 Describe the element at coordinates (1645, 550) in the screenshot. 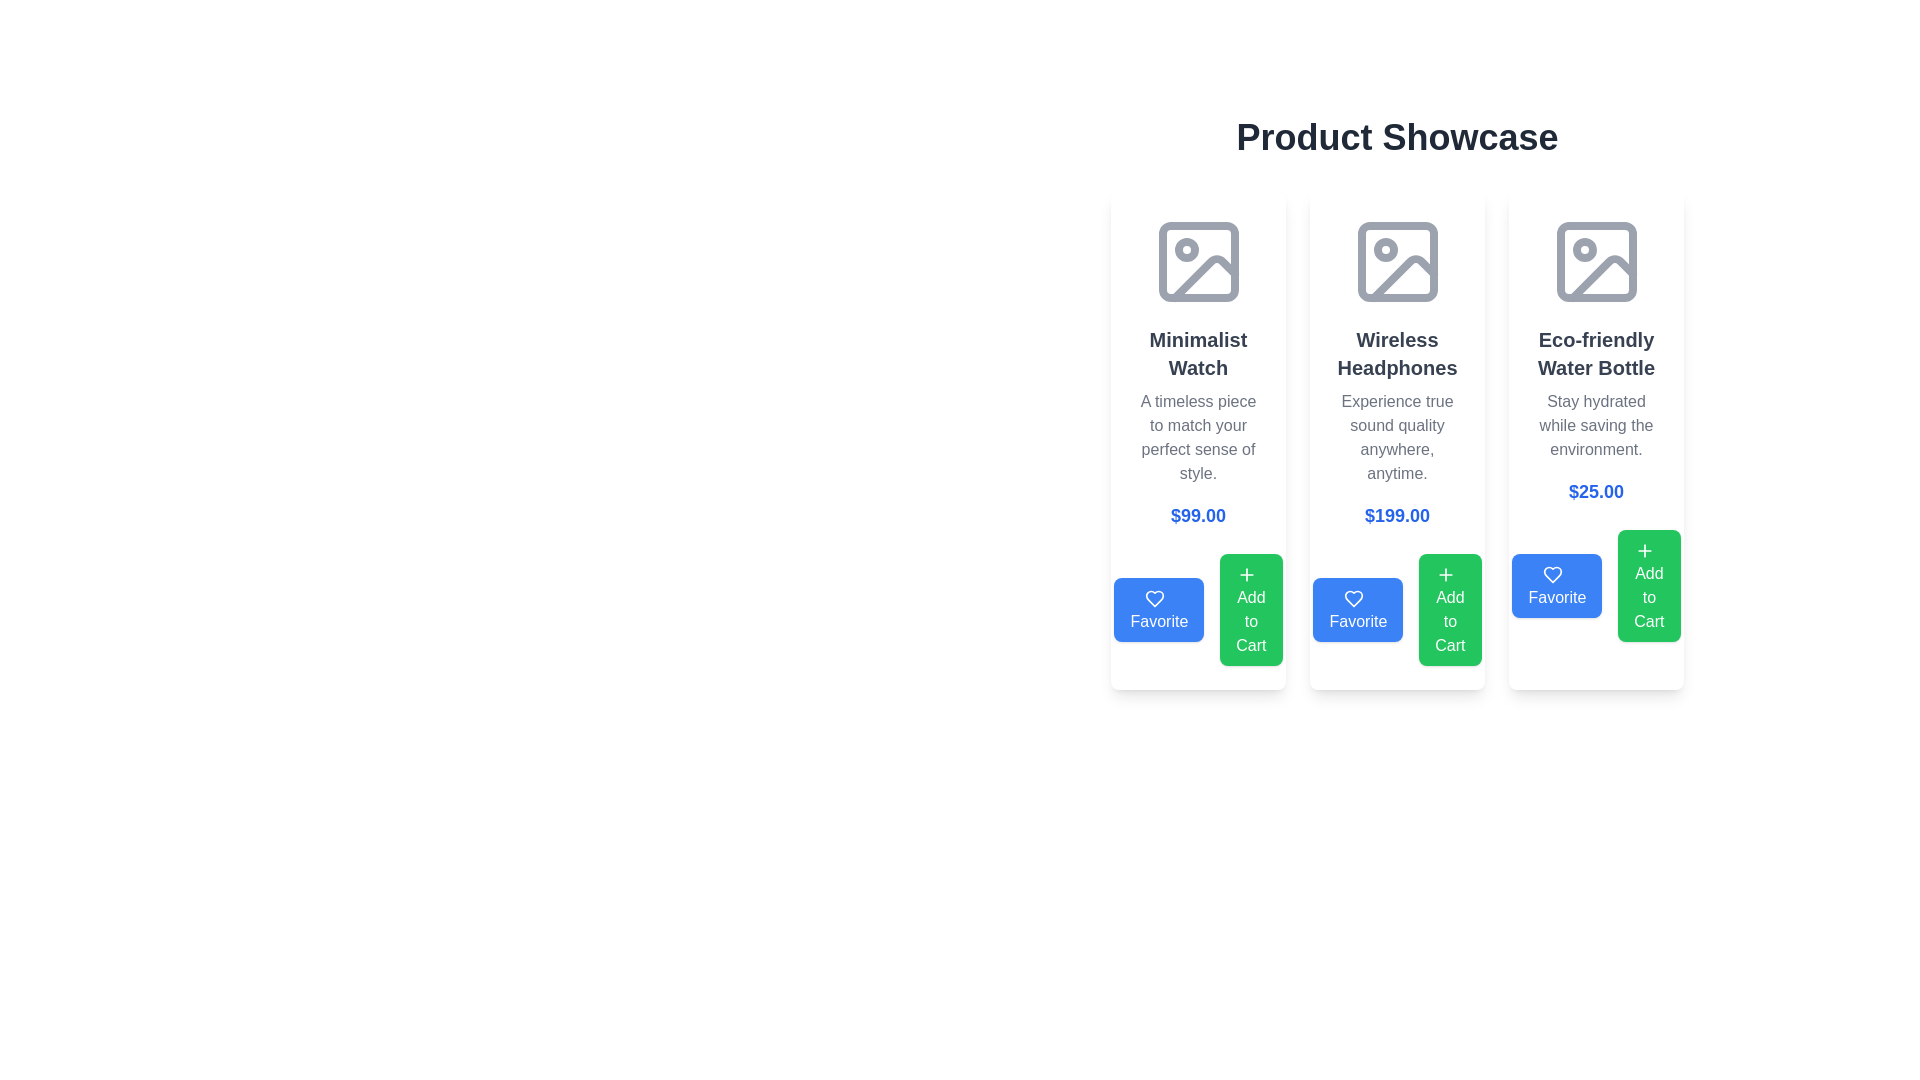

I see `the plus icon within the green 'Add to Cart' button located at the right bottom section of the product card` at that location.